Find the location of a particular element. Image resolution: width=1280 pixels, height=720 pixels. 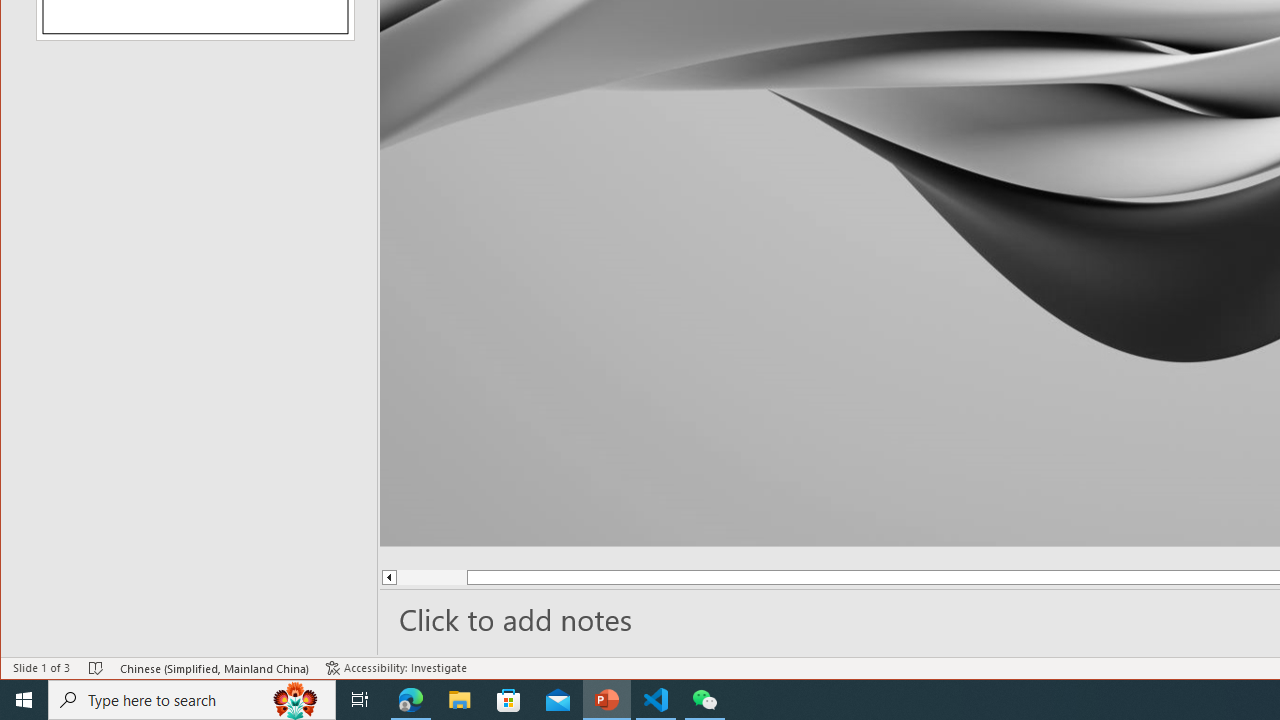

'WeChat - 1 running window' is located at coordinates (705, 698).